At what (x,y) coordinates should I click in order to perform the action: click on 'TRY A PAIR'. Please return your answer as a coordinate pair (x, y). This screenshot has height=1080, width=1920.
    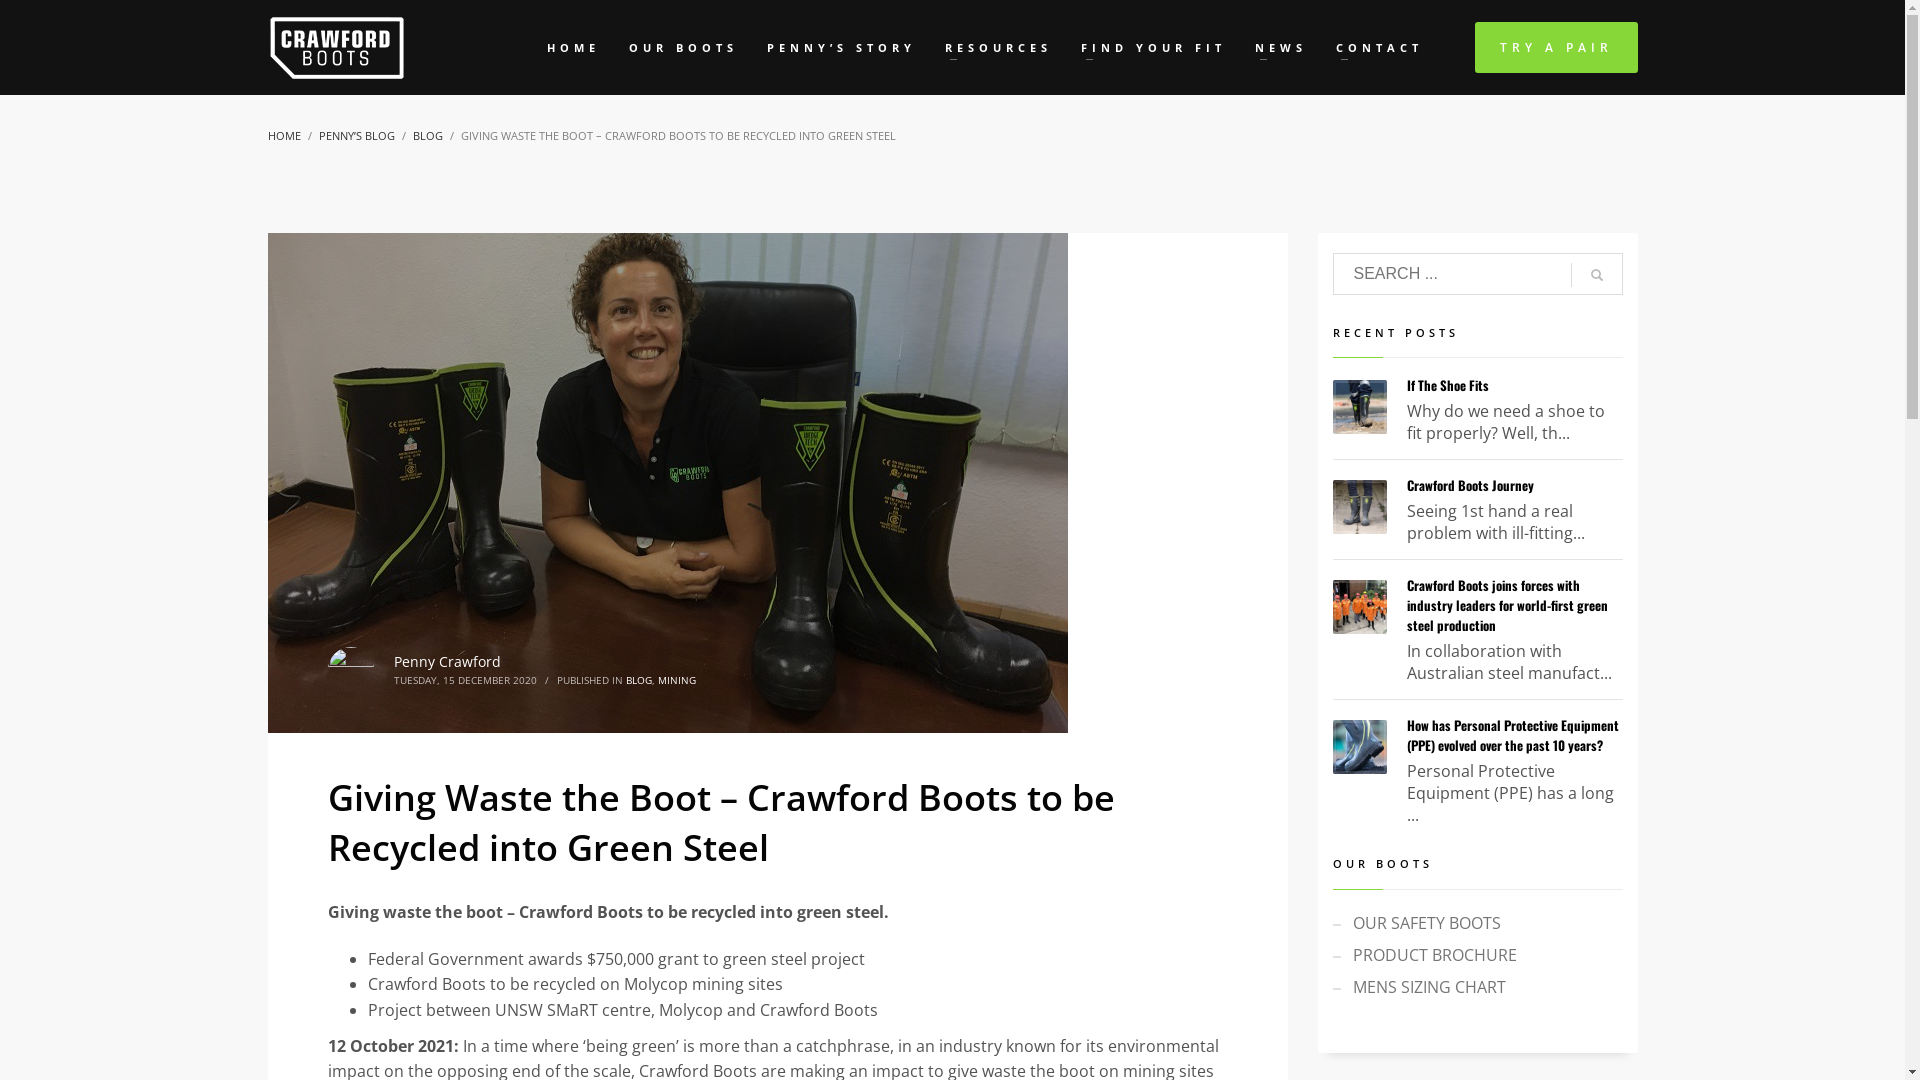
    Looking at the image, I should click on (1554, 46).